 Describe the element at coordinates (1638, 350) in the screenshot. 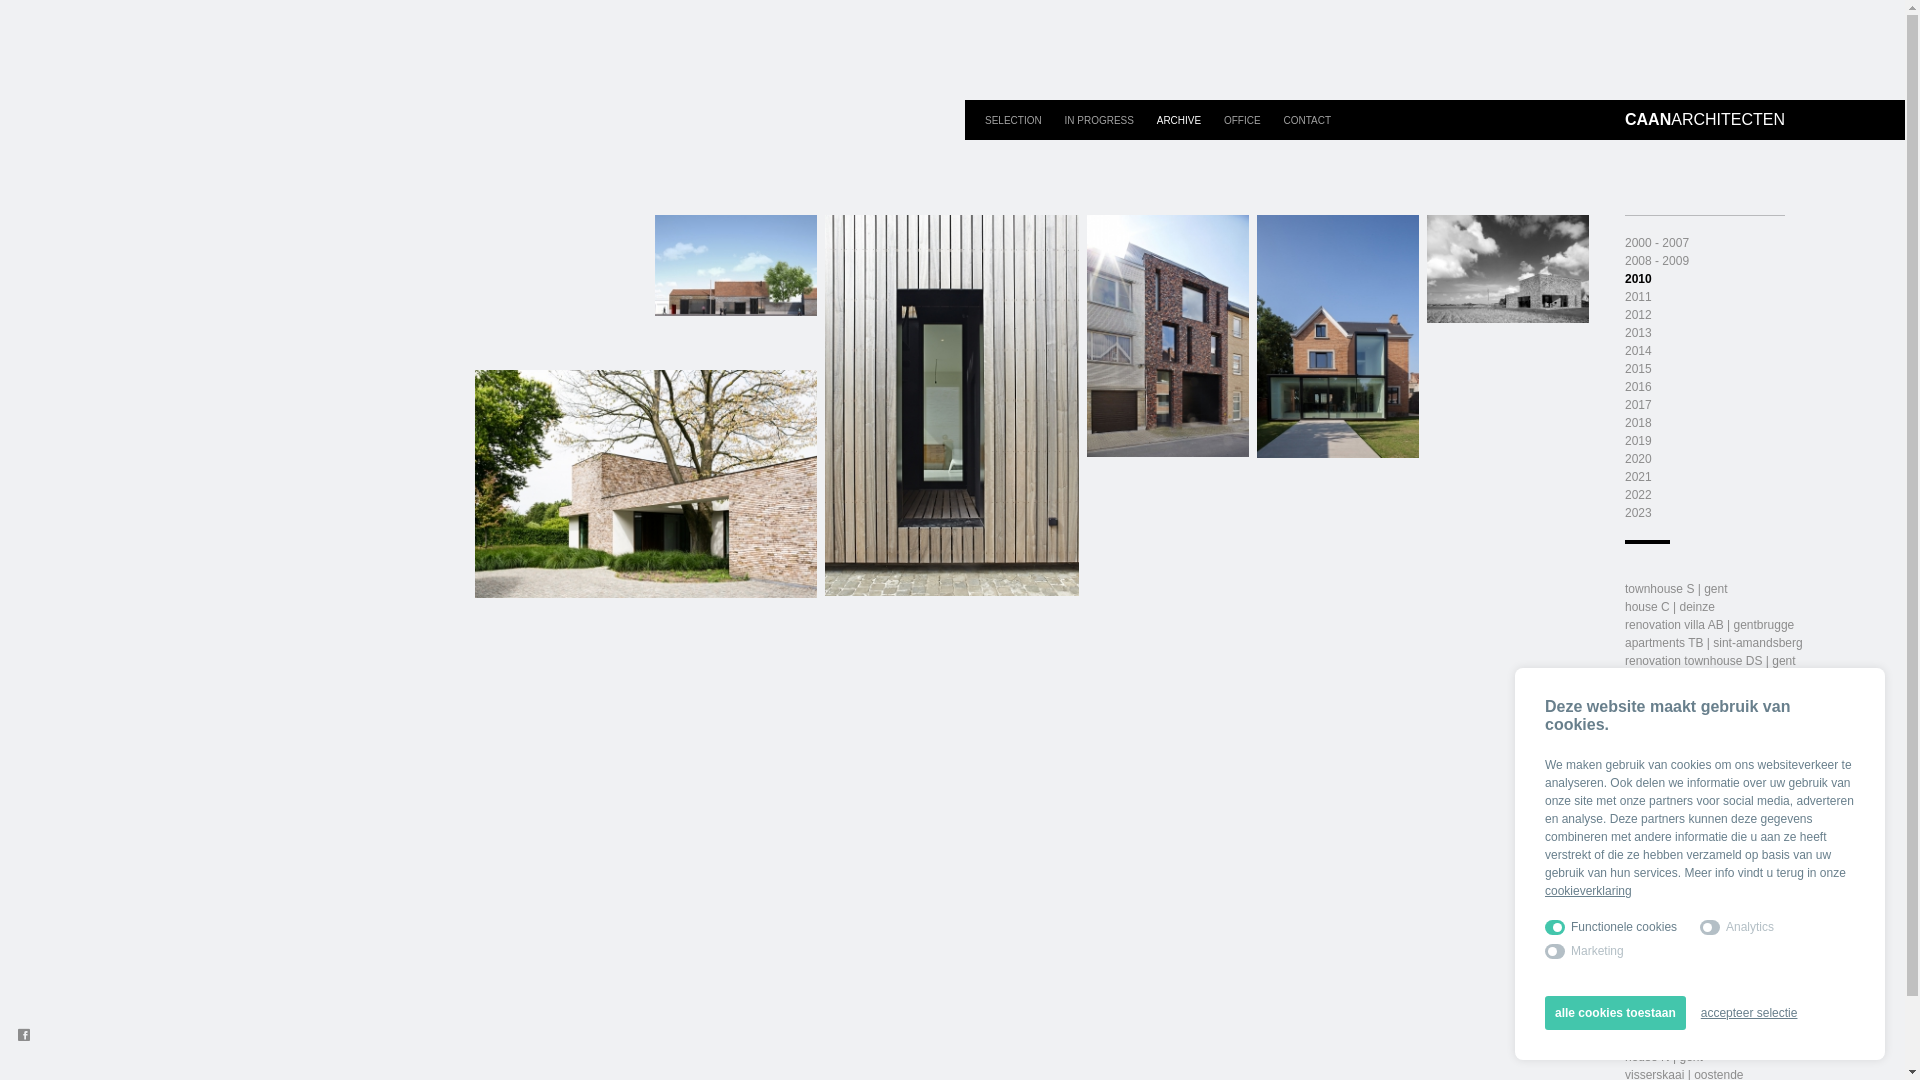

I see `'2014'` at that location.